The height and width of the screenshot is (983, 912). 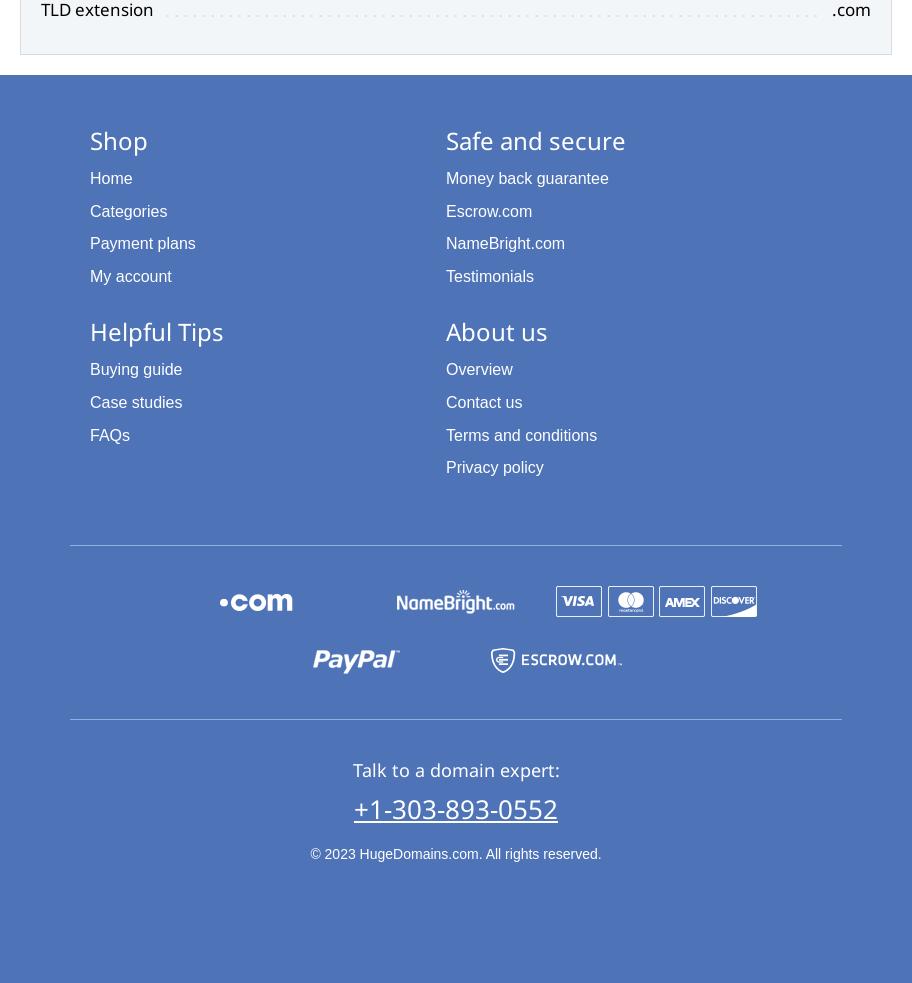 What do you see at coordinates (353, 807) in the screenshot?
I see `'+1-303-893-0552'` at bounding box center [353, 807].